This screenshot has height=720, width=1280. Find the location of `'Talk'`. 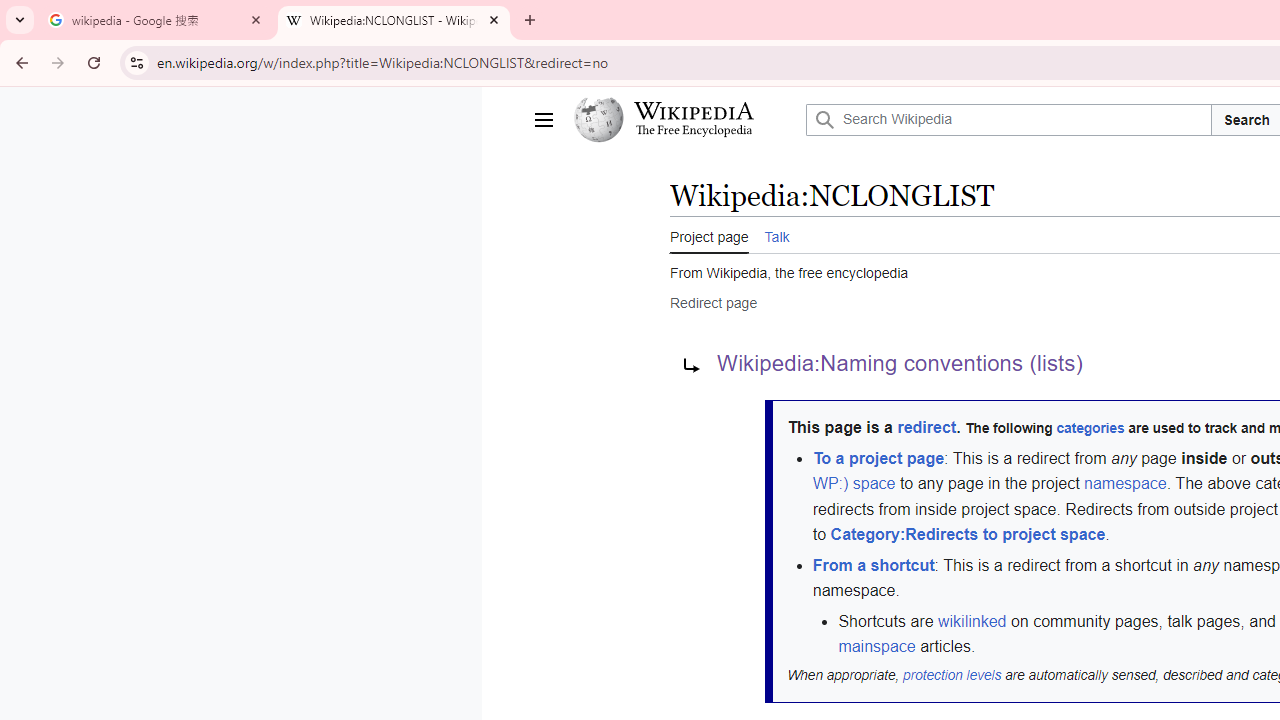

'Talk' is located at coordinates (775, 234).